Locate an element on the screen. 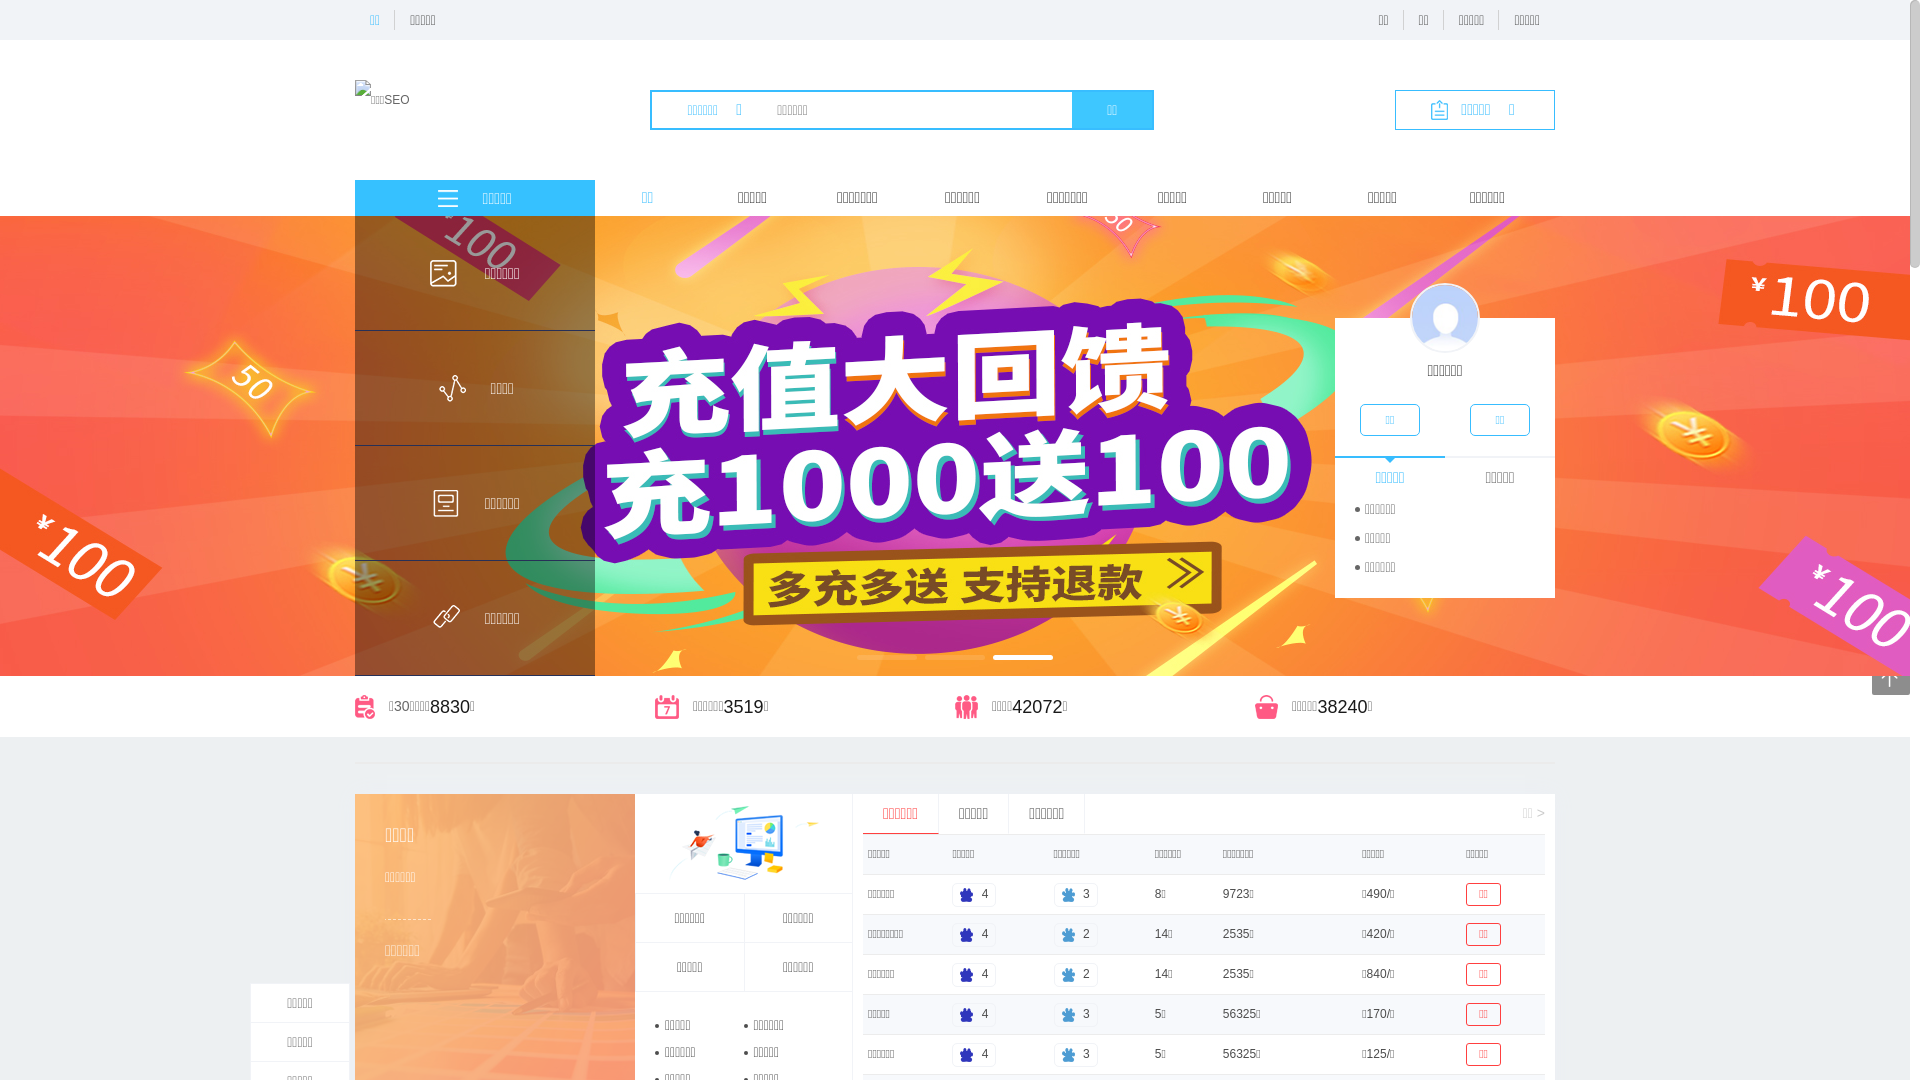  '2' is located at coordinates (1074, 973).